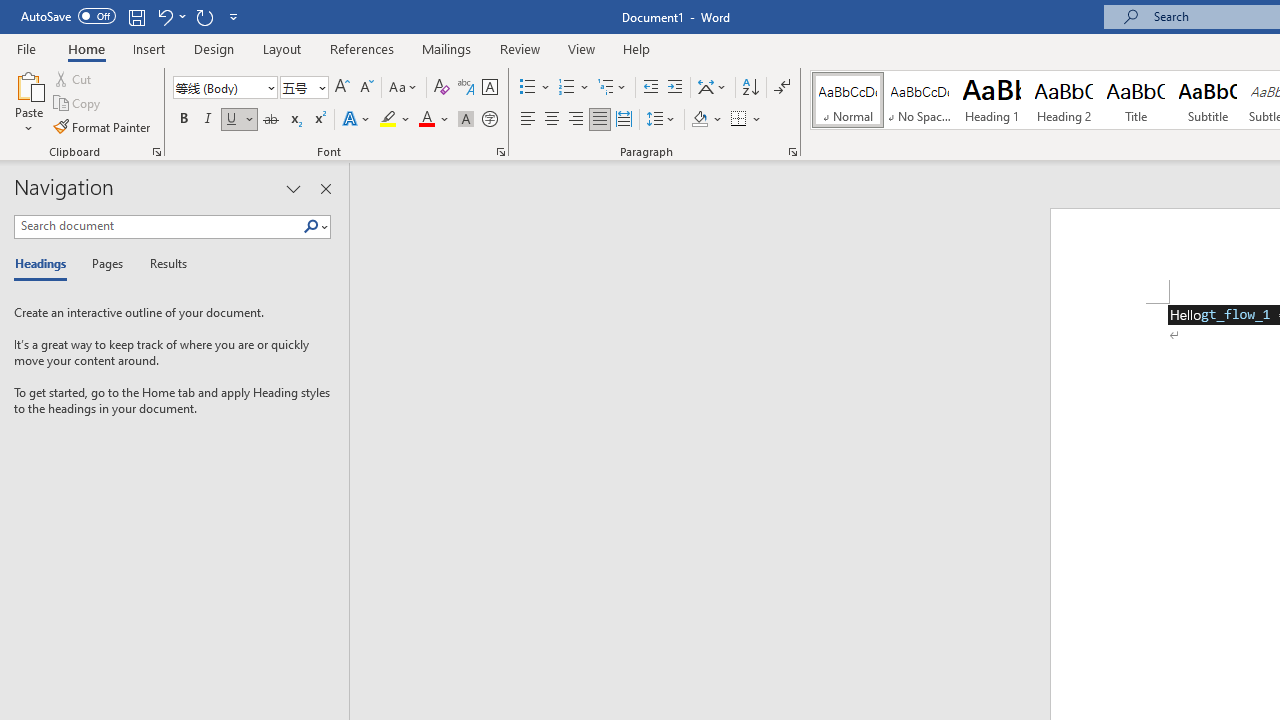 Image resolution: width=1280 pixels, height=720 pixels. I want to click on 'Repeat Underline Style', so click(204, 16).